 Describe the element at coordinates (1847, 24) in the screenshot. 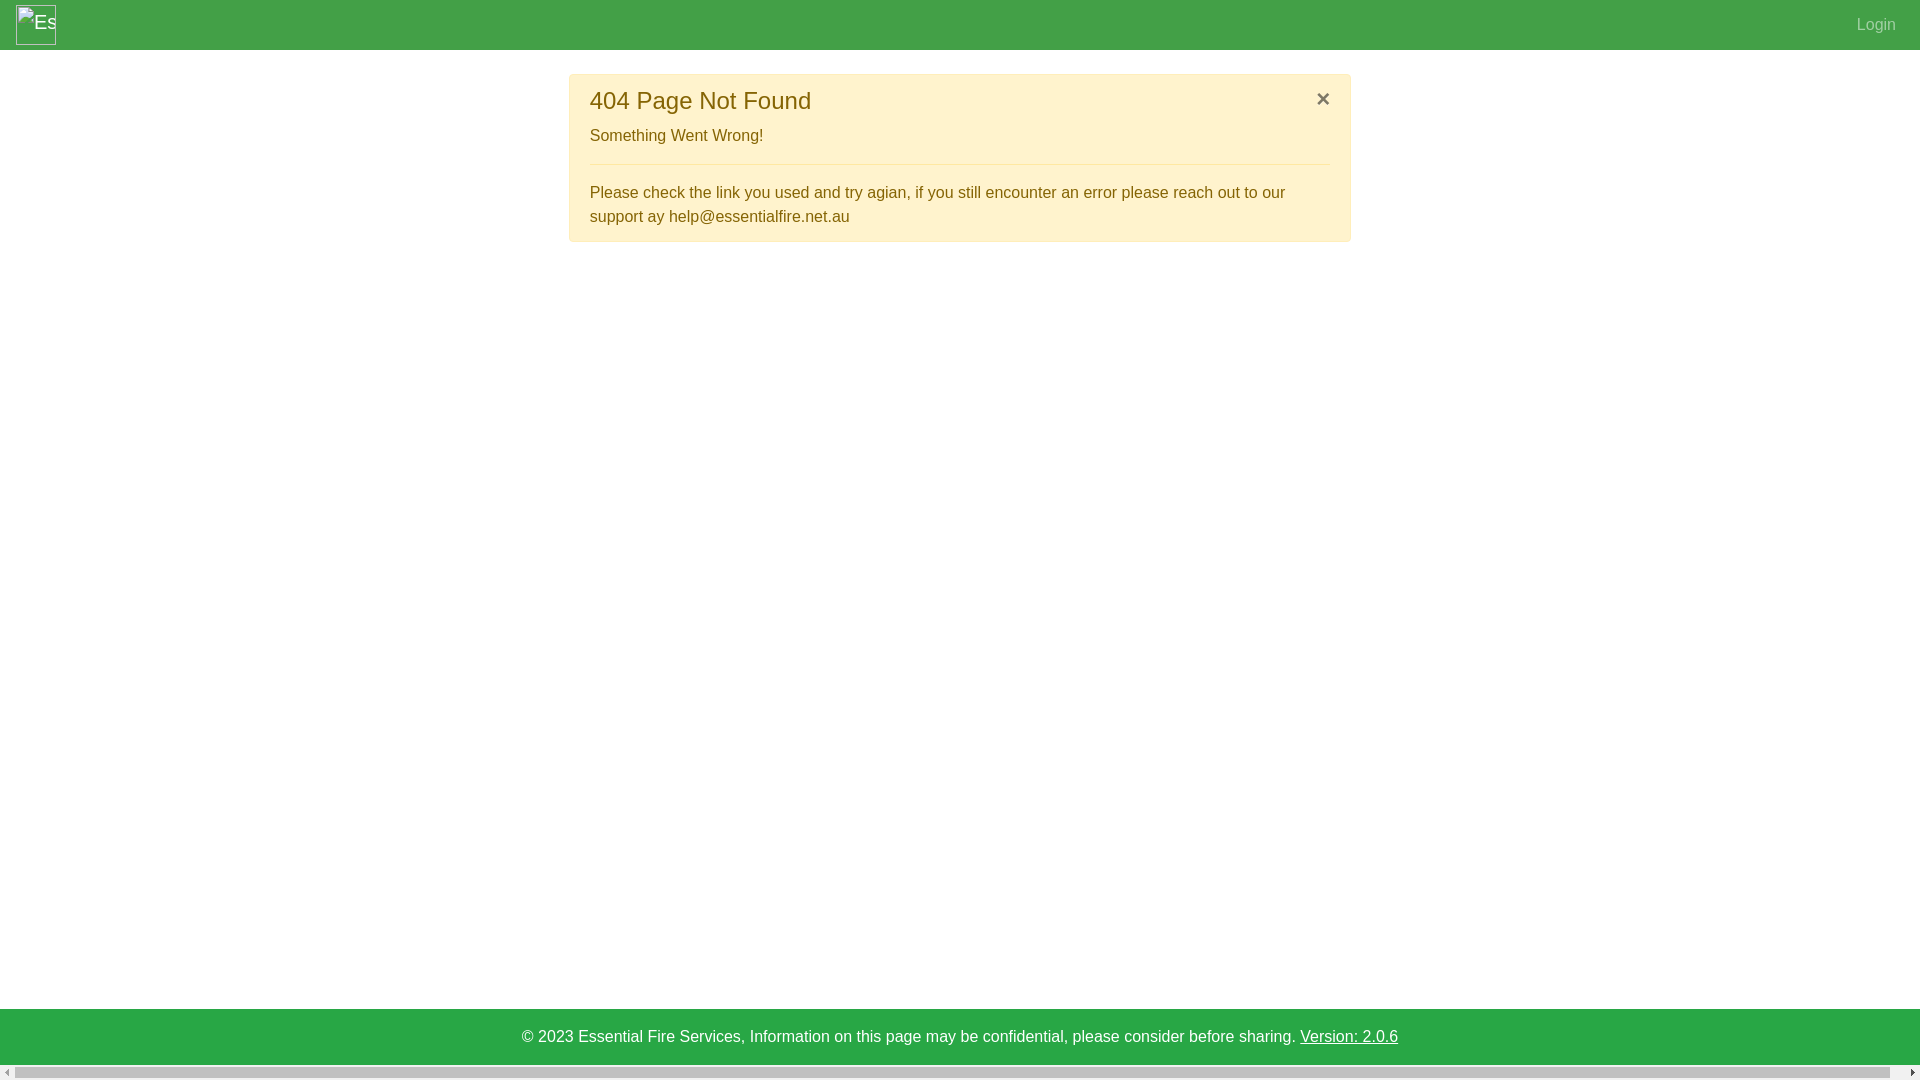

I see `'Login'` at that location.